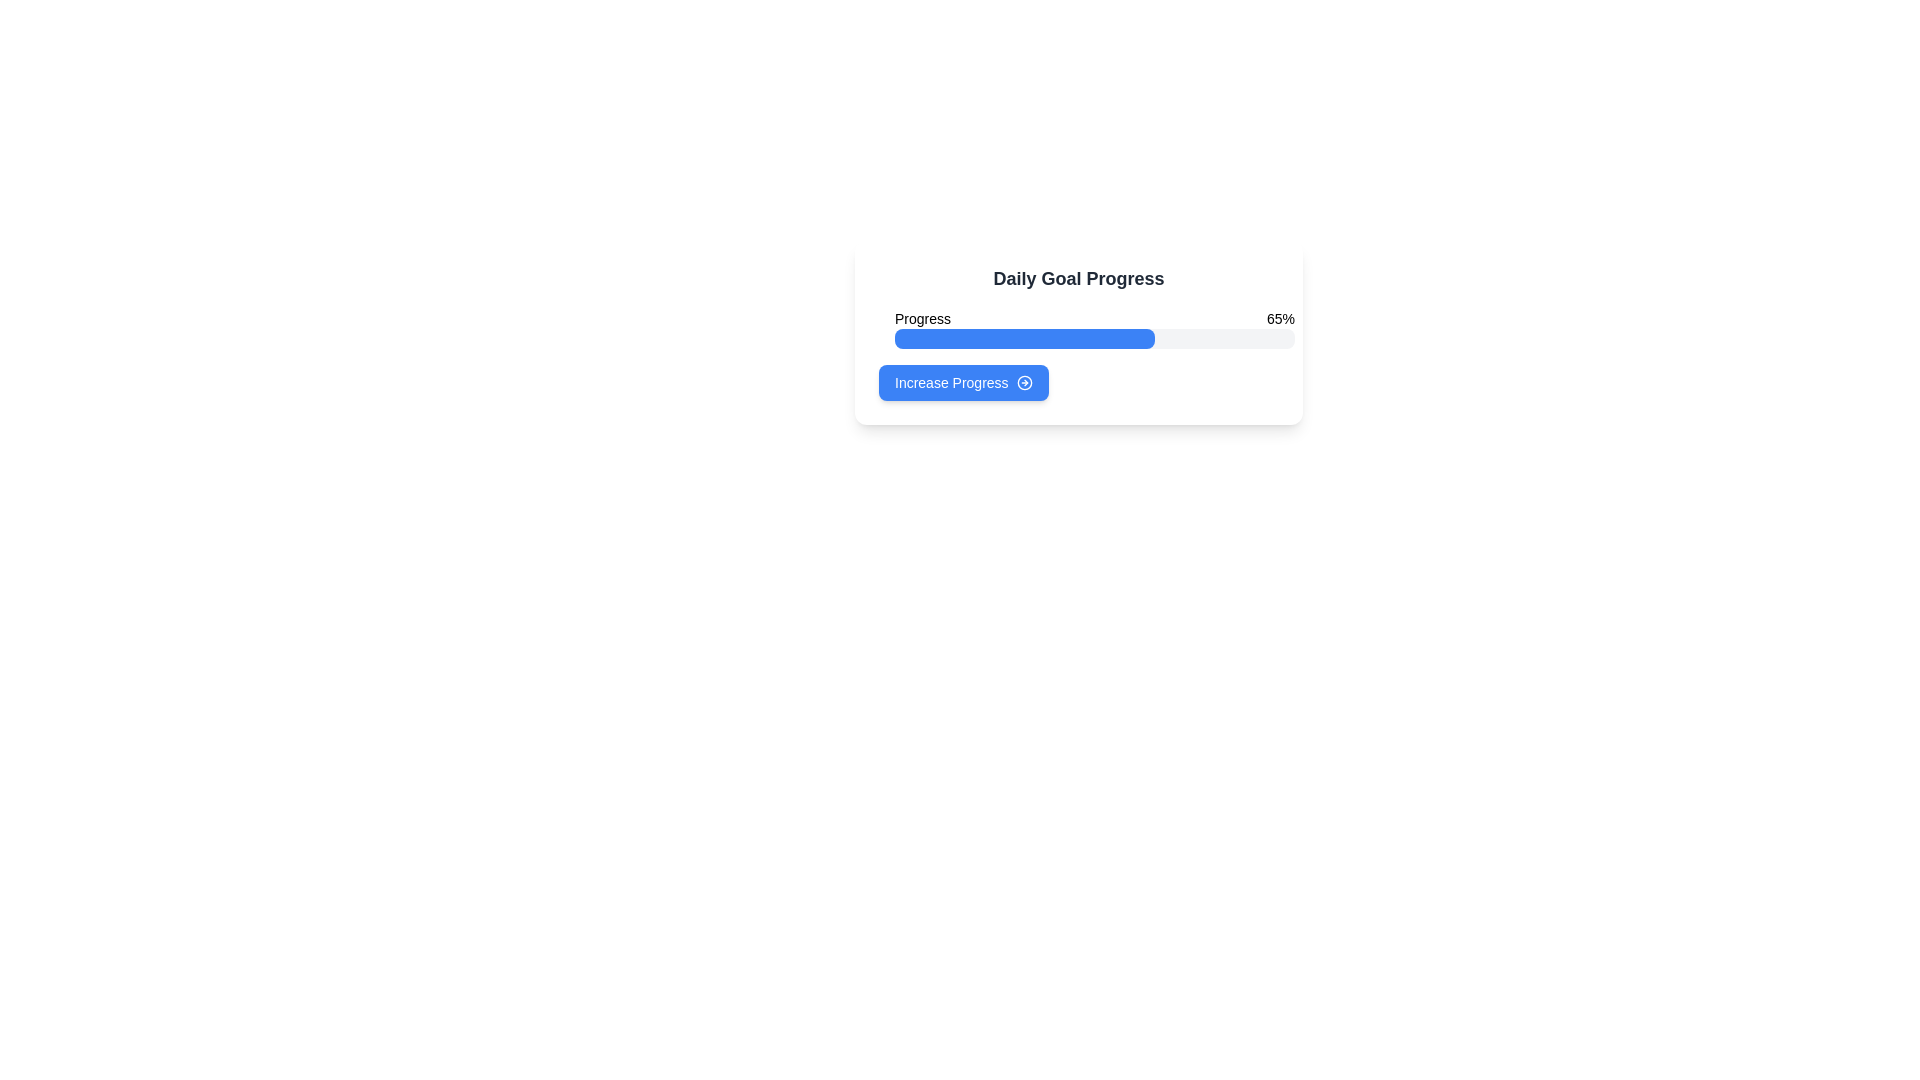 This screenshot has height=1080, width=1920. I want to click on the blue progress bar in the 'Daily Goal Progress' section, which is horizontally centered and visually distinct with rounded edges, so click(1025, 338).